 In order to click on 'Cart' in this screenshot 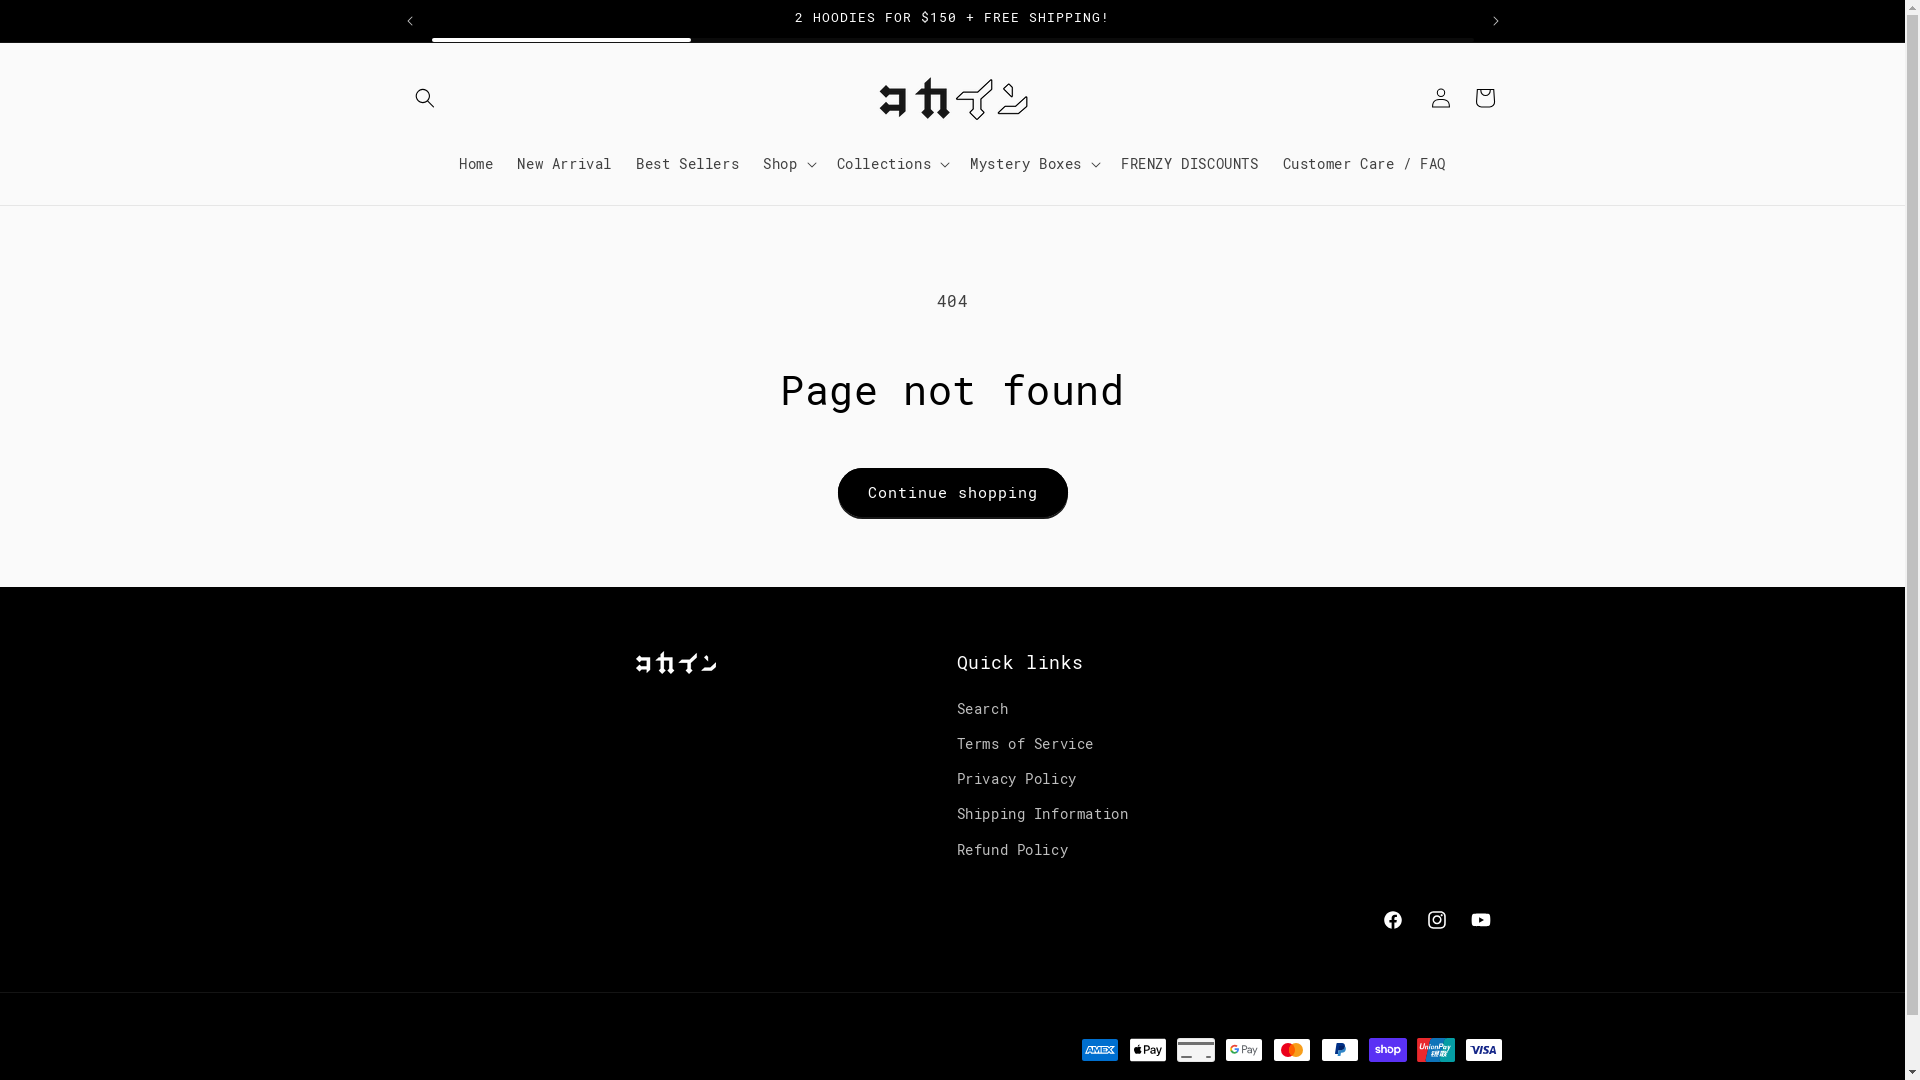, I will do `click(1483, 97)`.